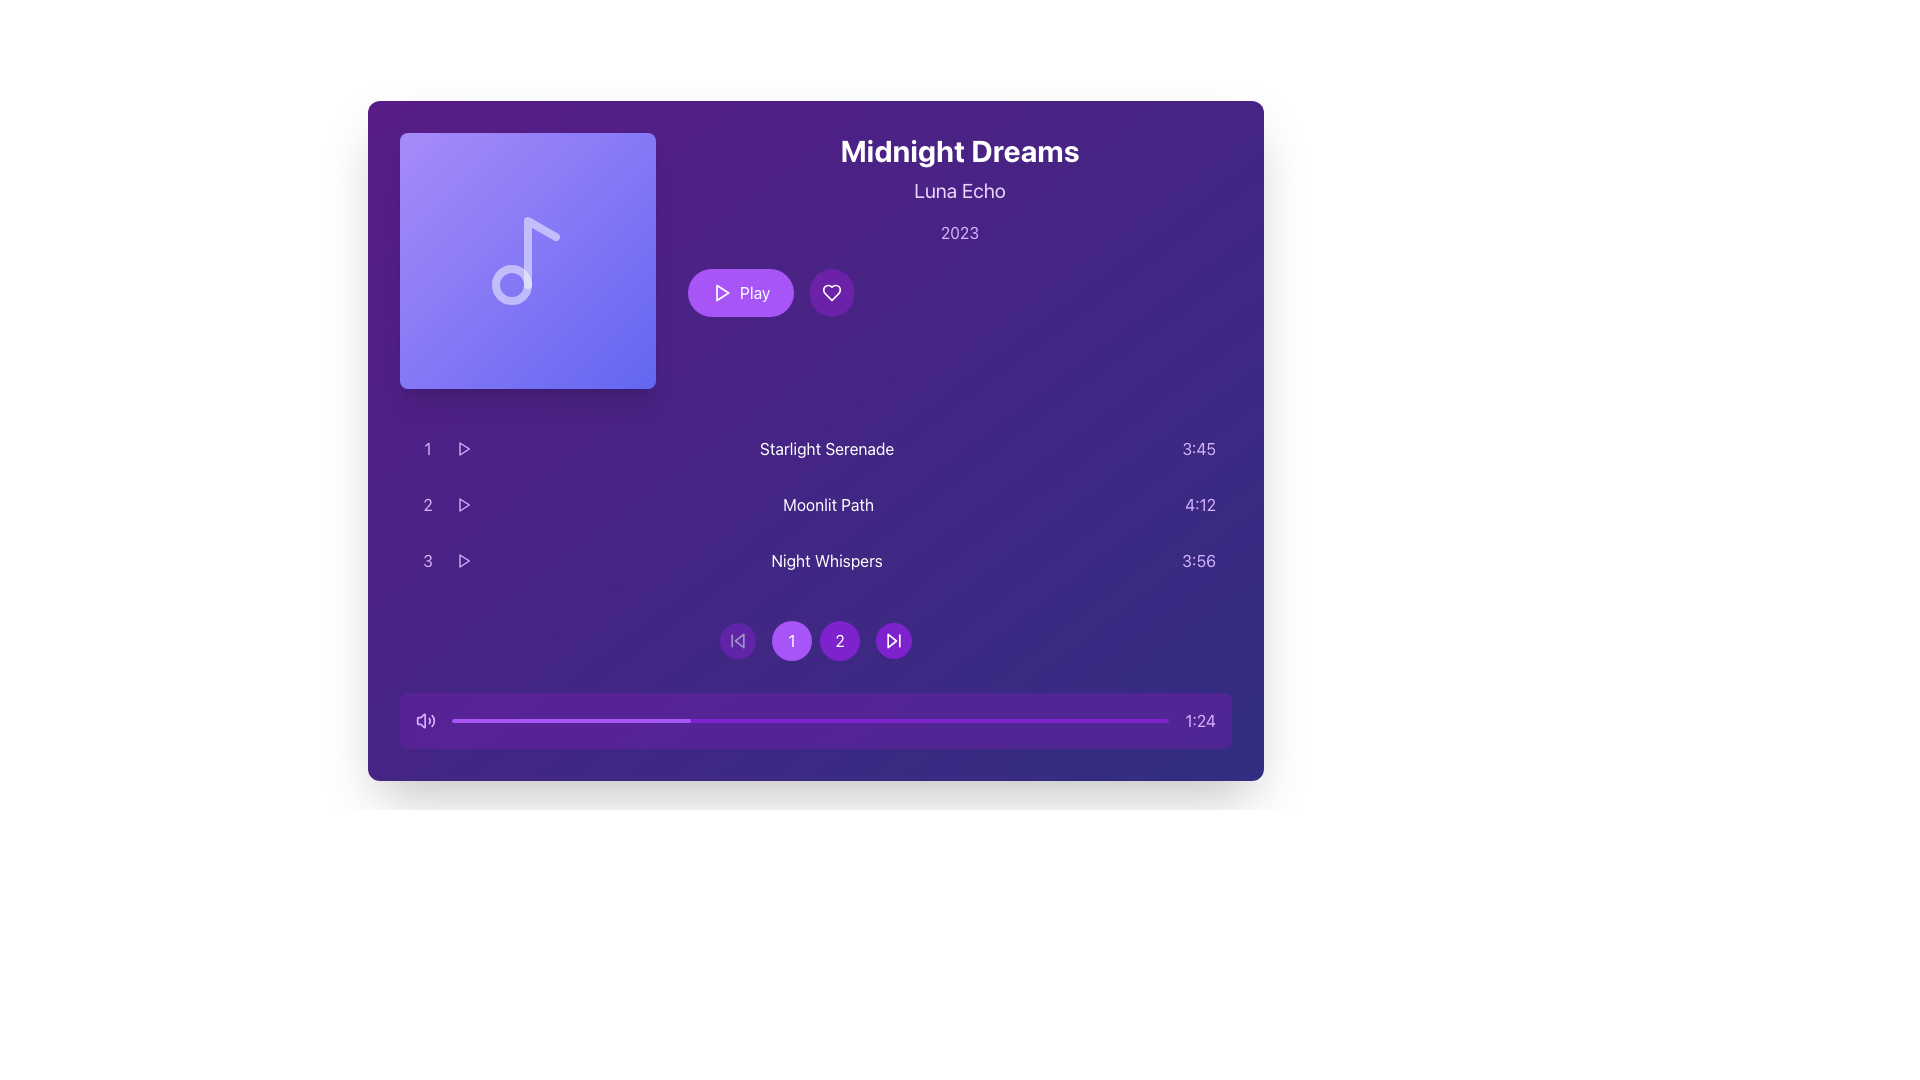 This screenshot has width=1920, height=1080. Describe the element at coordinates (960, 191) in the screenshot. I see `the Text Display element that provides additional information related to the title 'Midnight Dreams', which is located below 'Midnight Dreams' and above '2023'` at that location.